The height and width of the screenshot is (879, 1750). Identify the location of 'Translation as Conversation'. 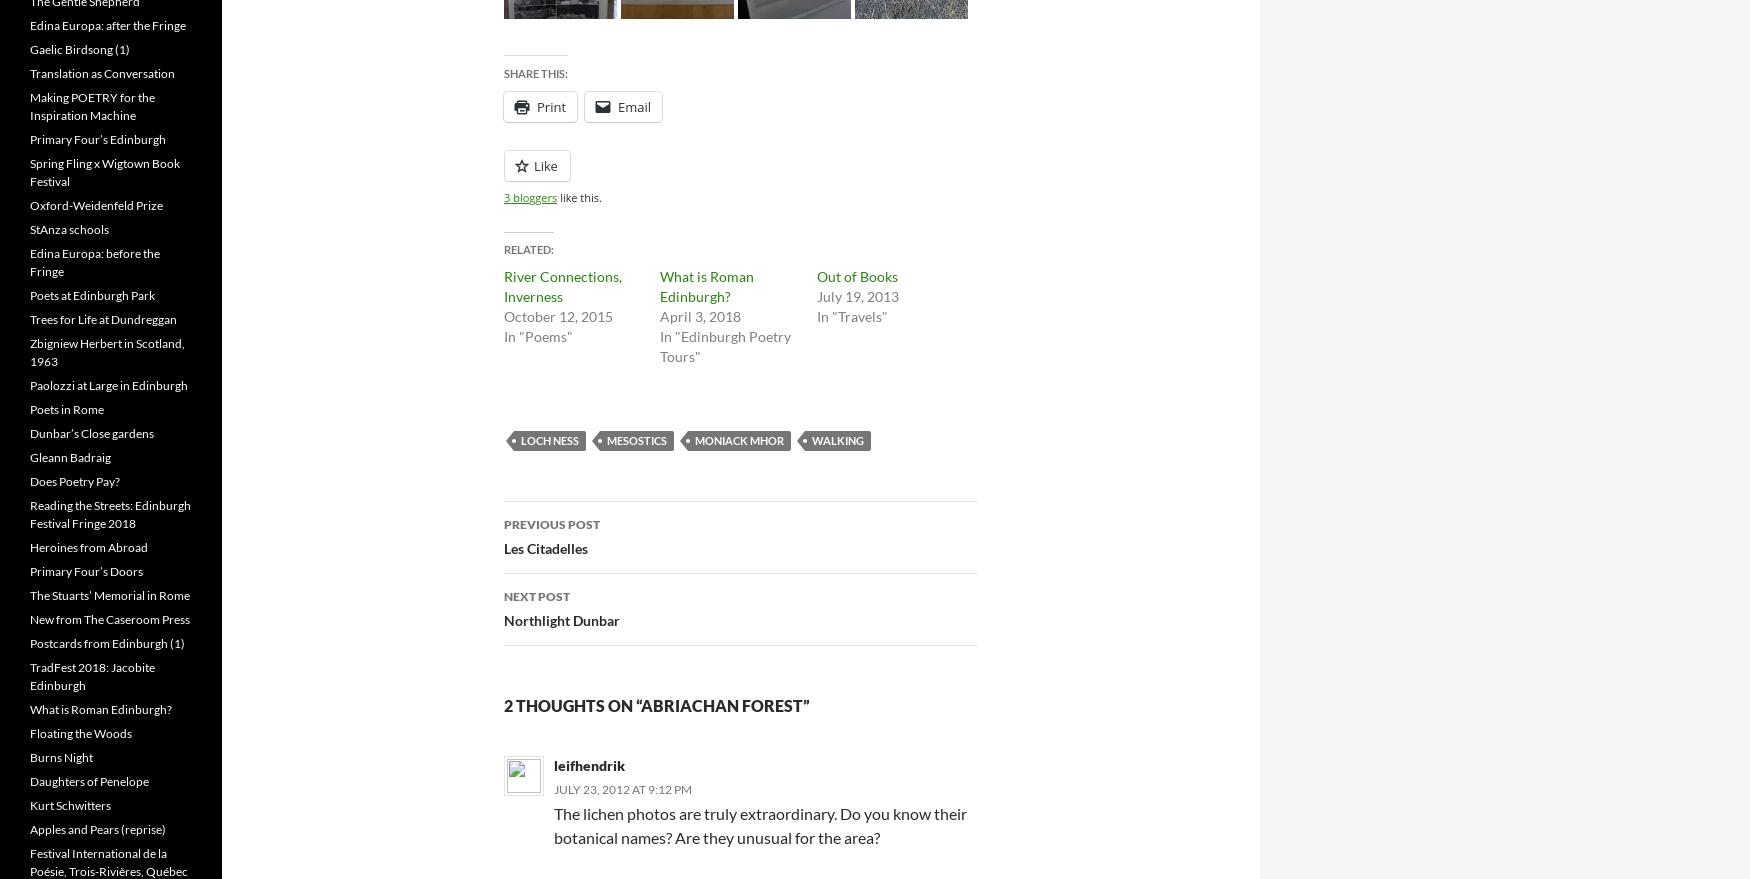
(102, 73).